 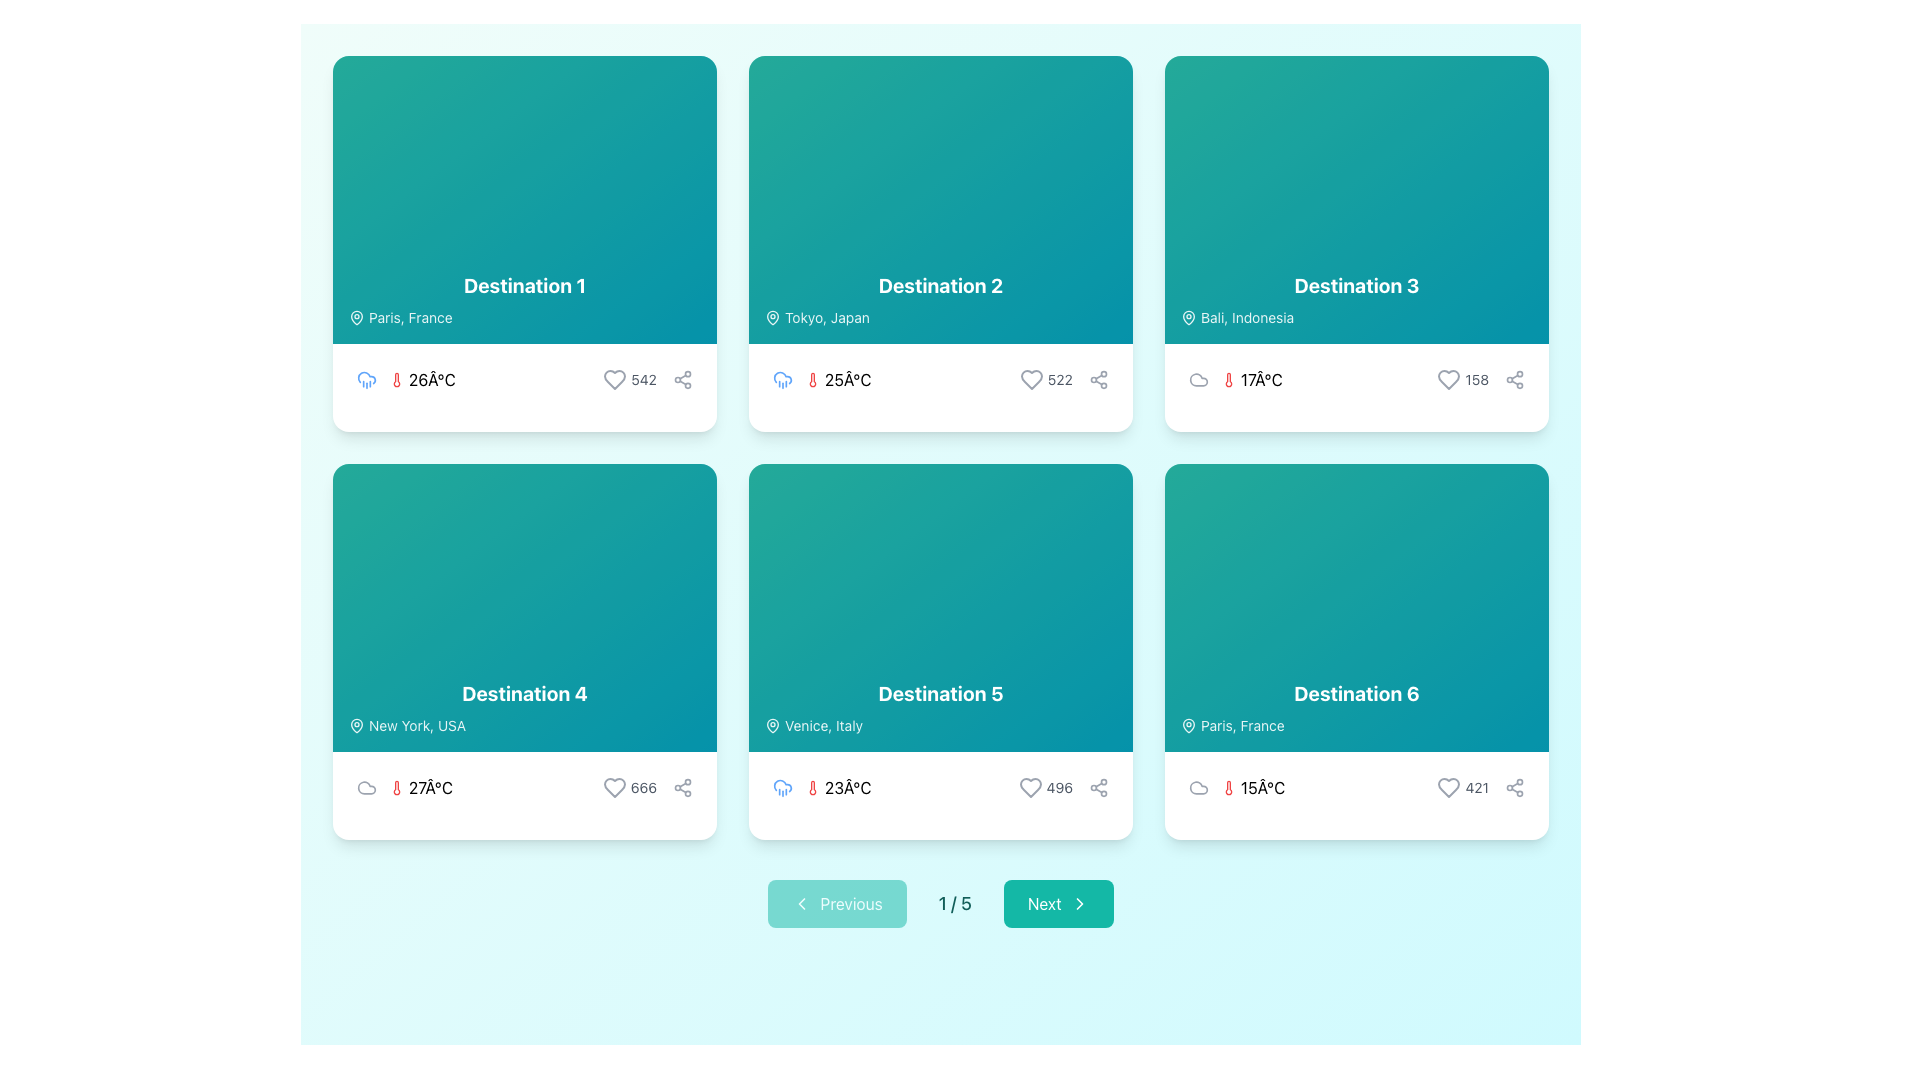 What do you see at coordinates (1477, 380) in the screenshot?
I see `the static text label displaying '158' in a small, gray font, located in the bottom-right corner of the 'Destination 3' card, adjacent to the heart icon` at bounding box center [1477, 380].